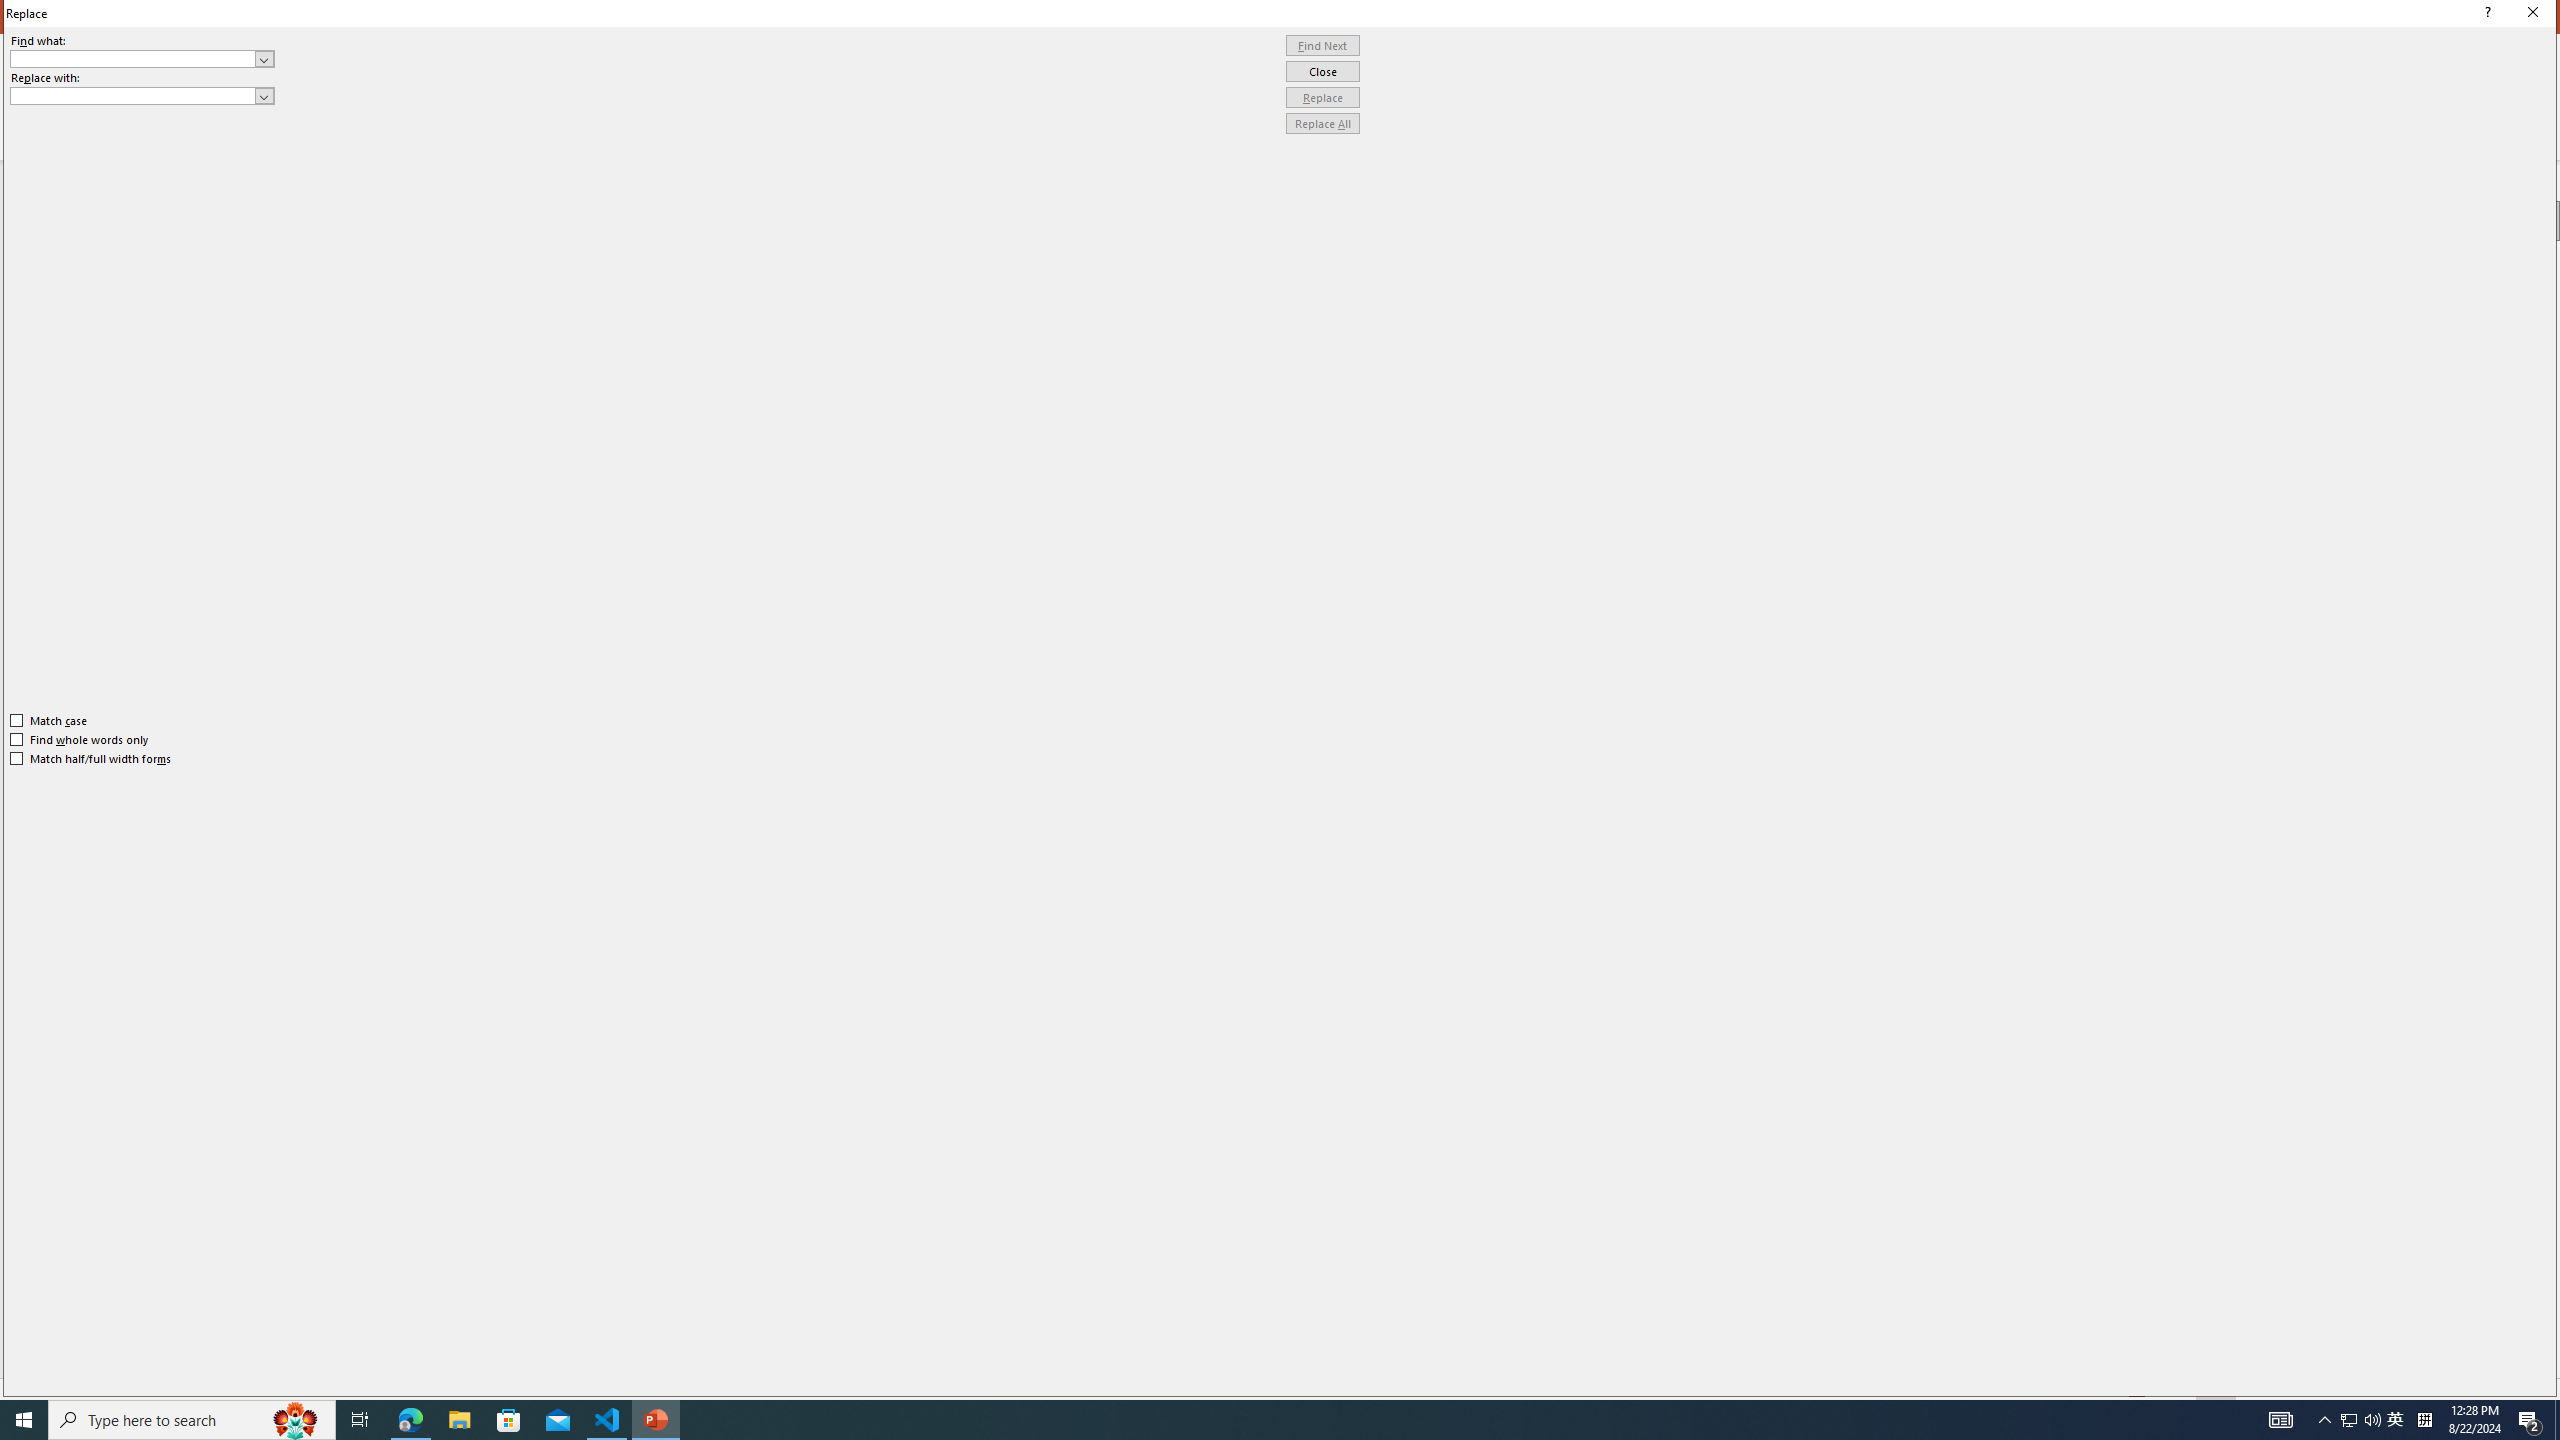 This screenshot has width=2560, height=1440. Describe the element at coordinates (142, 58) in the screenshot. I see `'Find what'` at that location.